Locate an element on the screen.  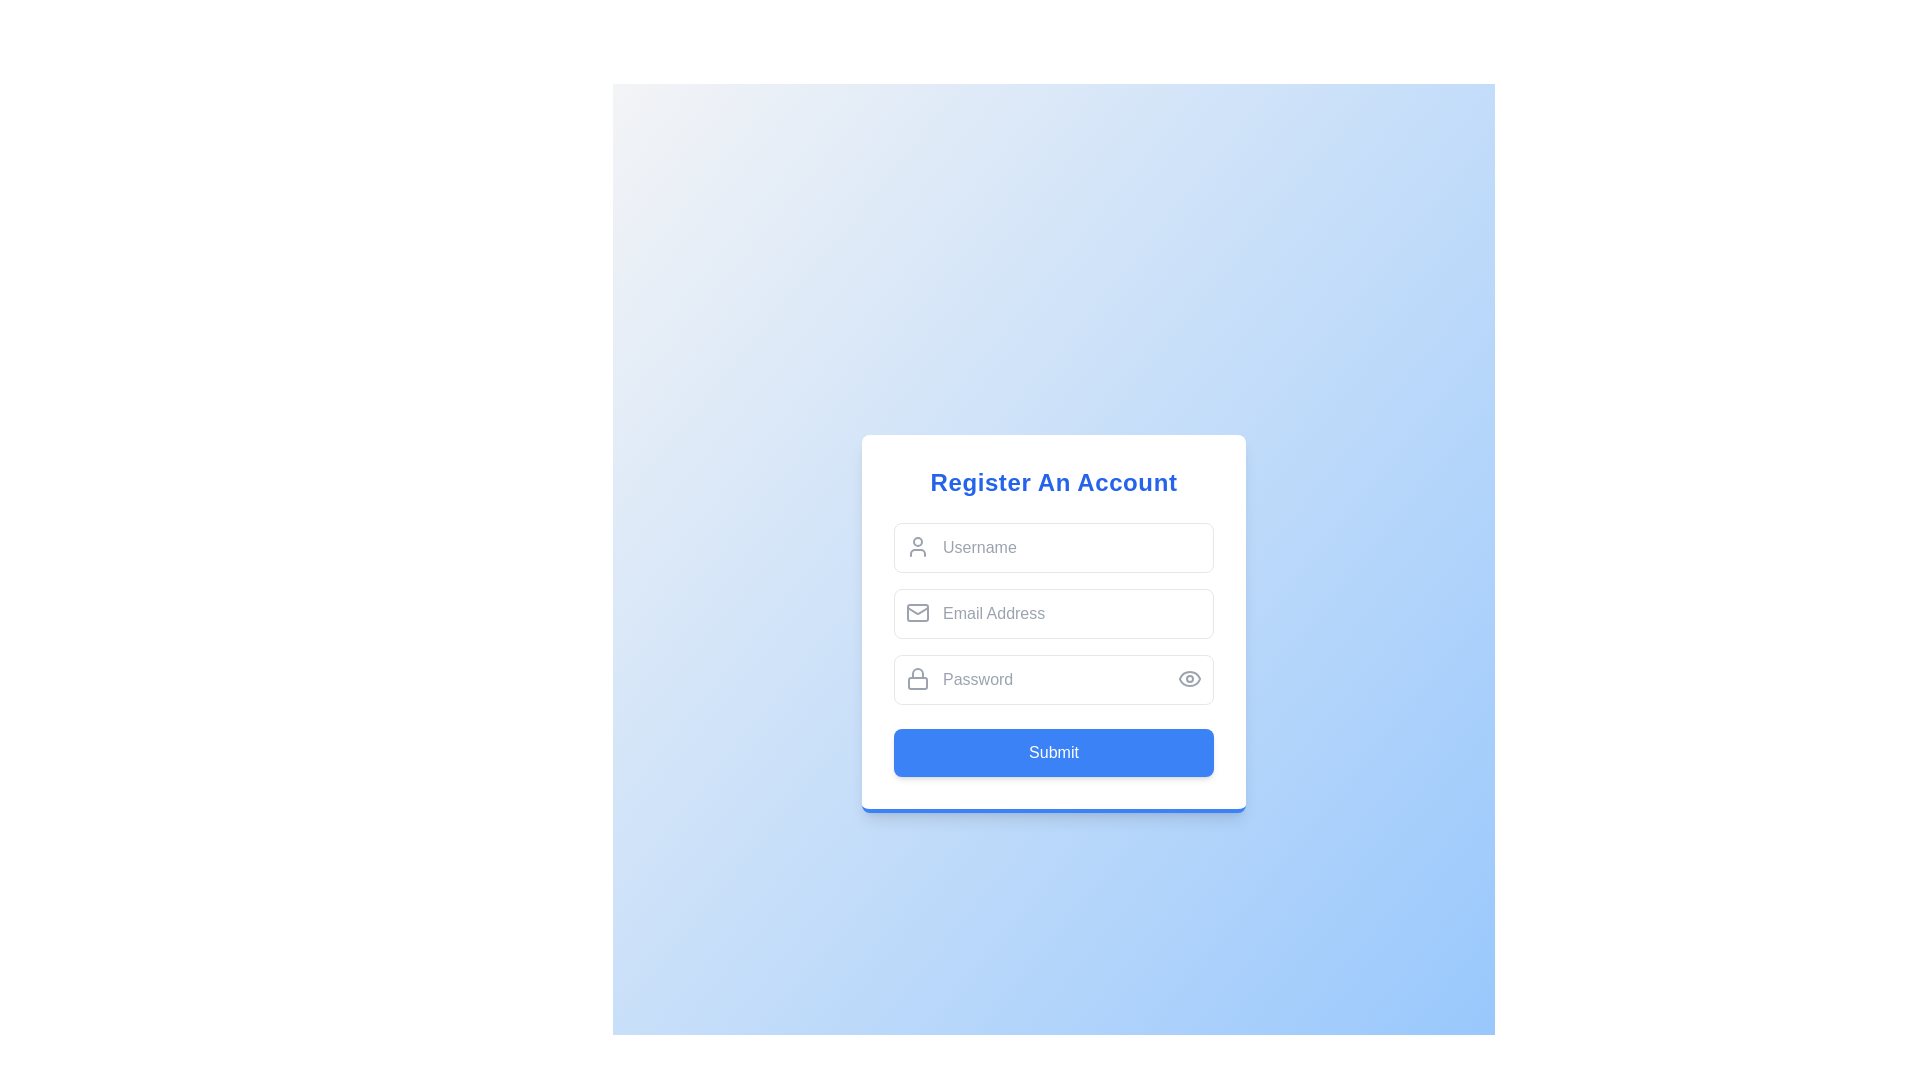
the upper part of the lock icon, which resembles a shackle and is located on the left side of the password input field is located at coordinates (916, 673).